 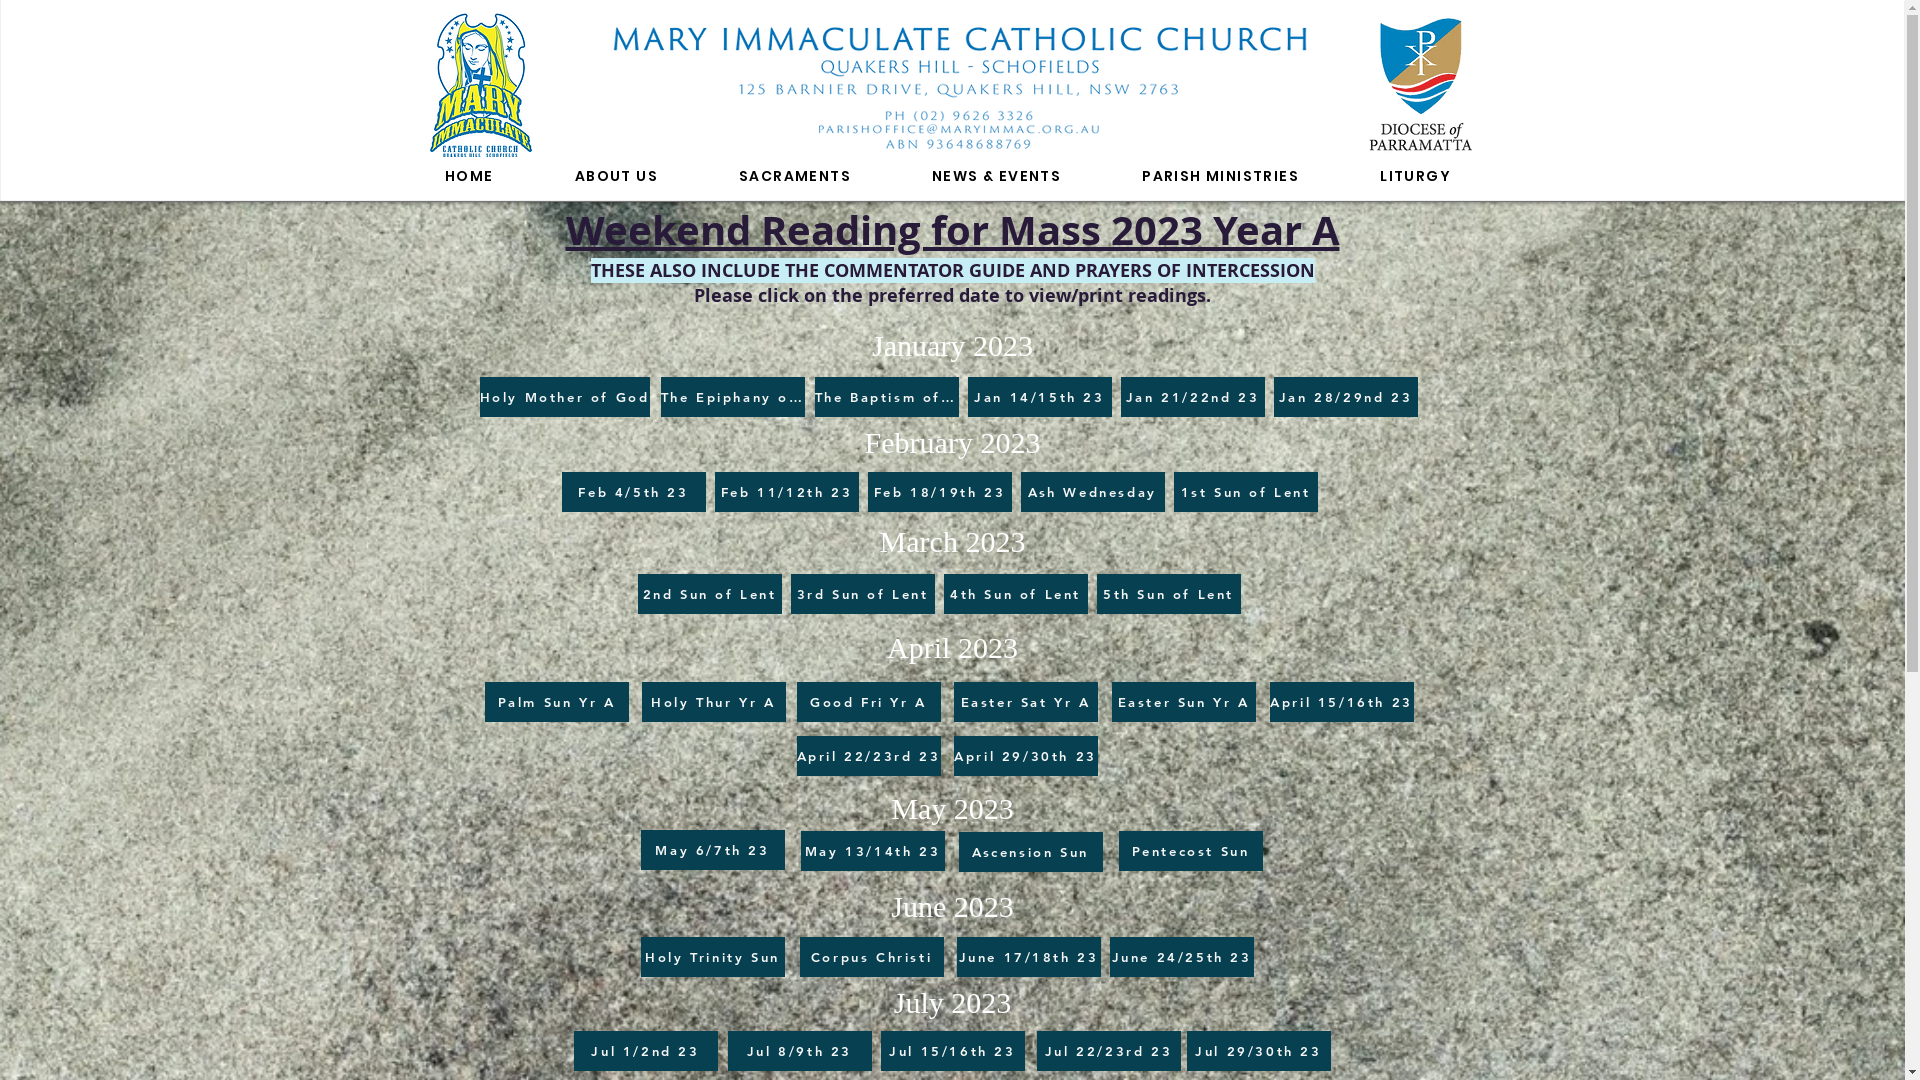 I want to click on 'ABOUT US', so click(x=614, y=176).